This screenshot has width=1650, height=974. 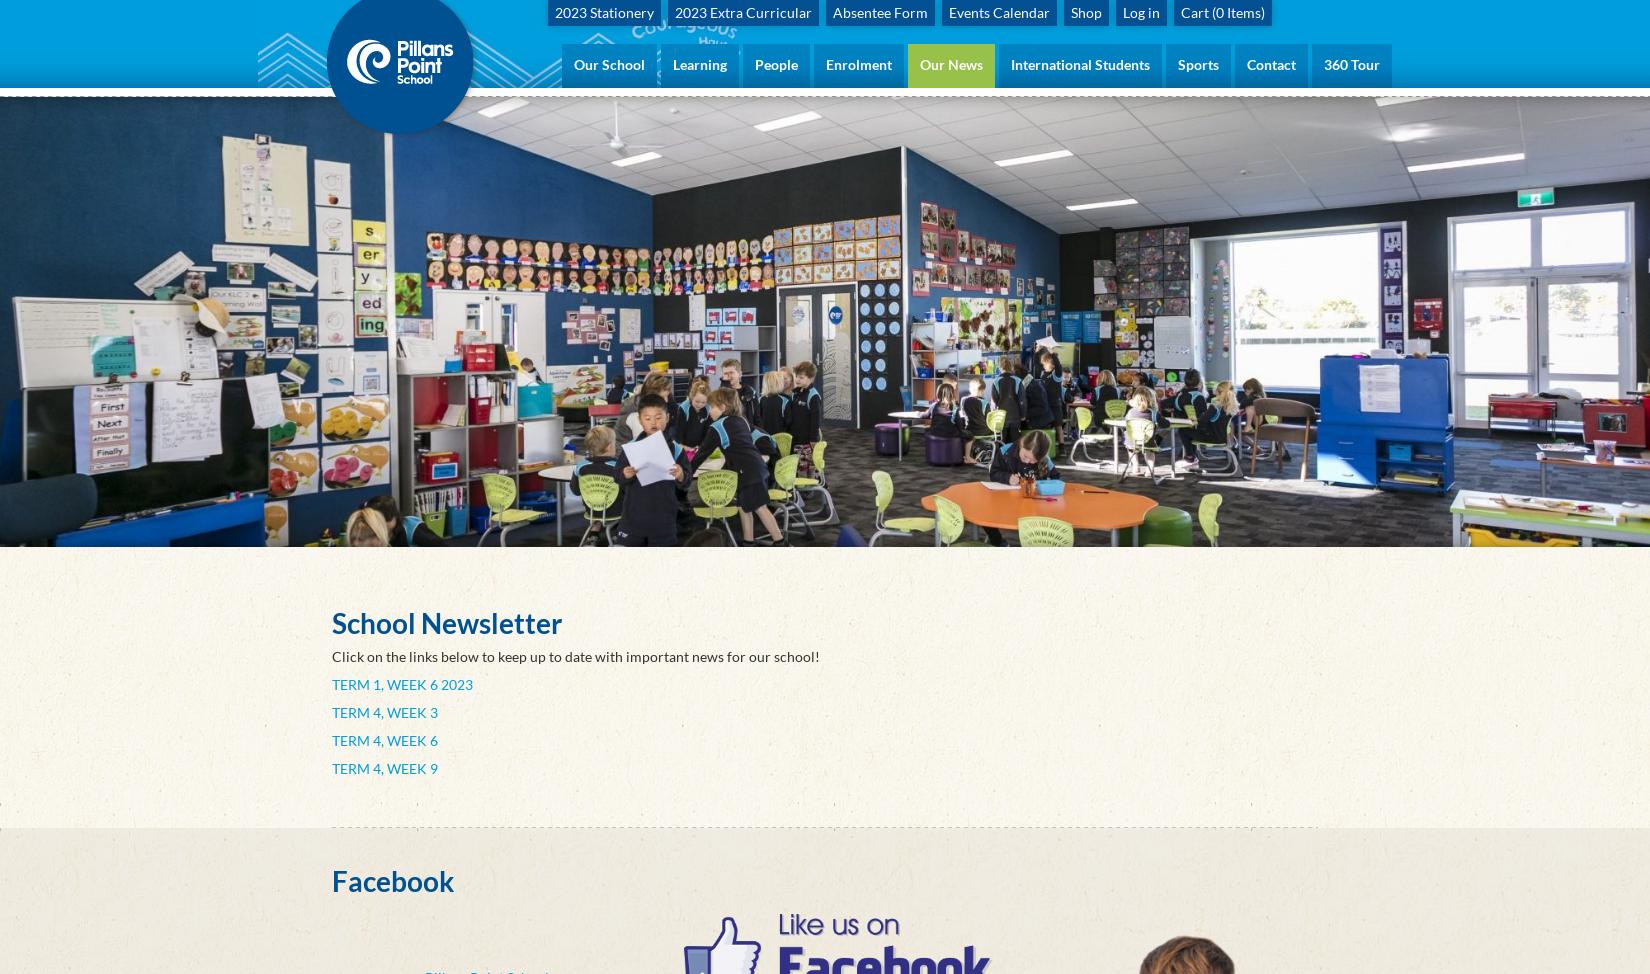 I want to click on 'Facebook', so click(x=393, y=880).